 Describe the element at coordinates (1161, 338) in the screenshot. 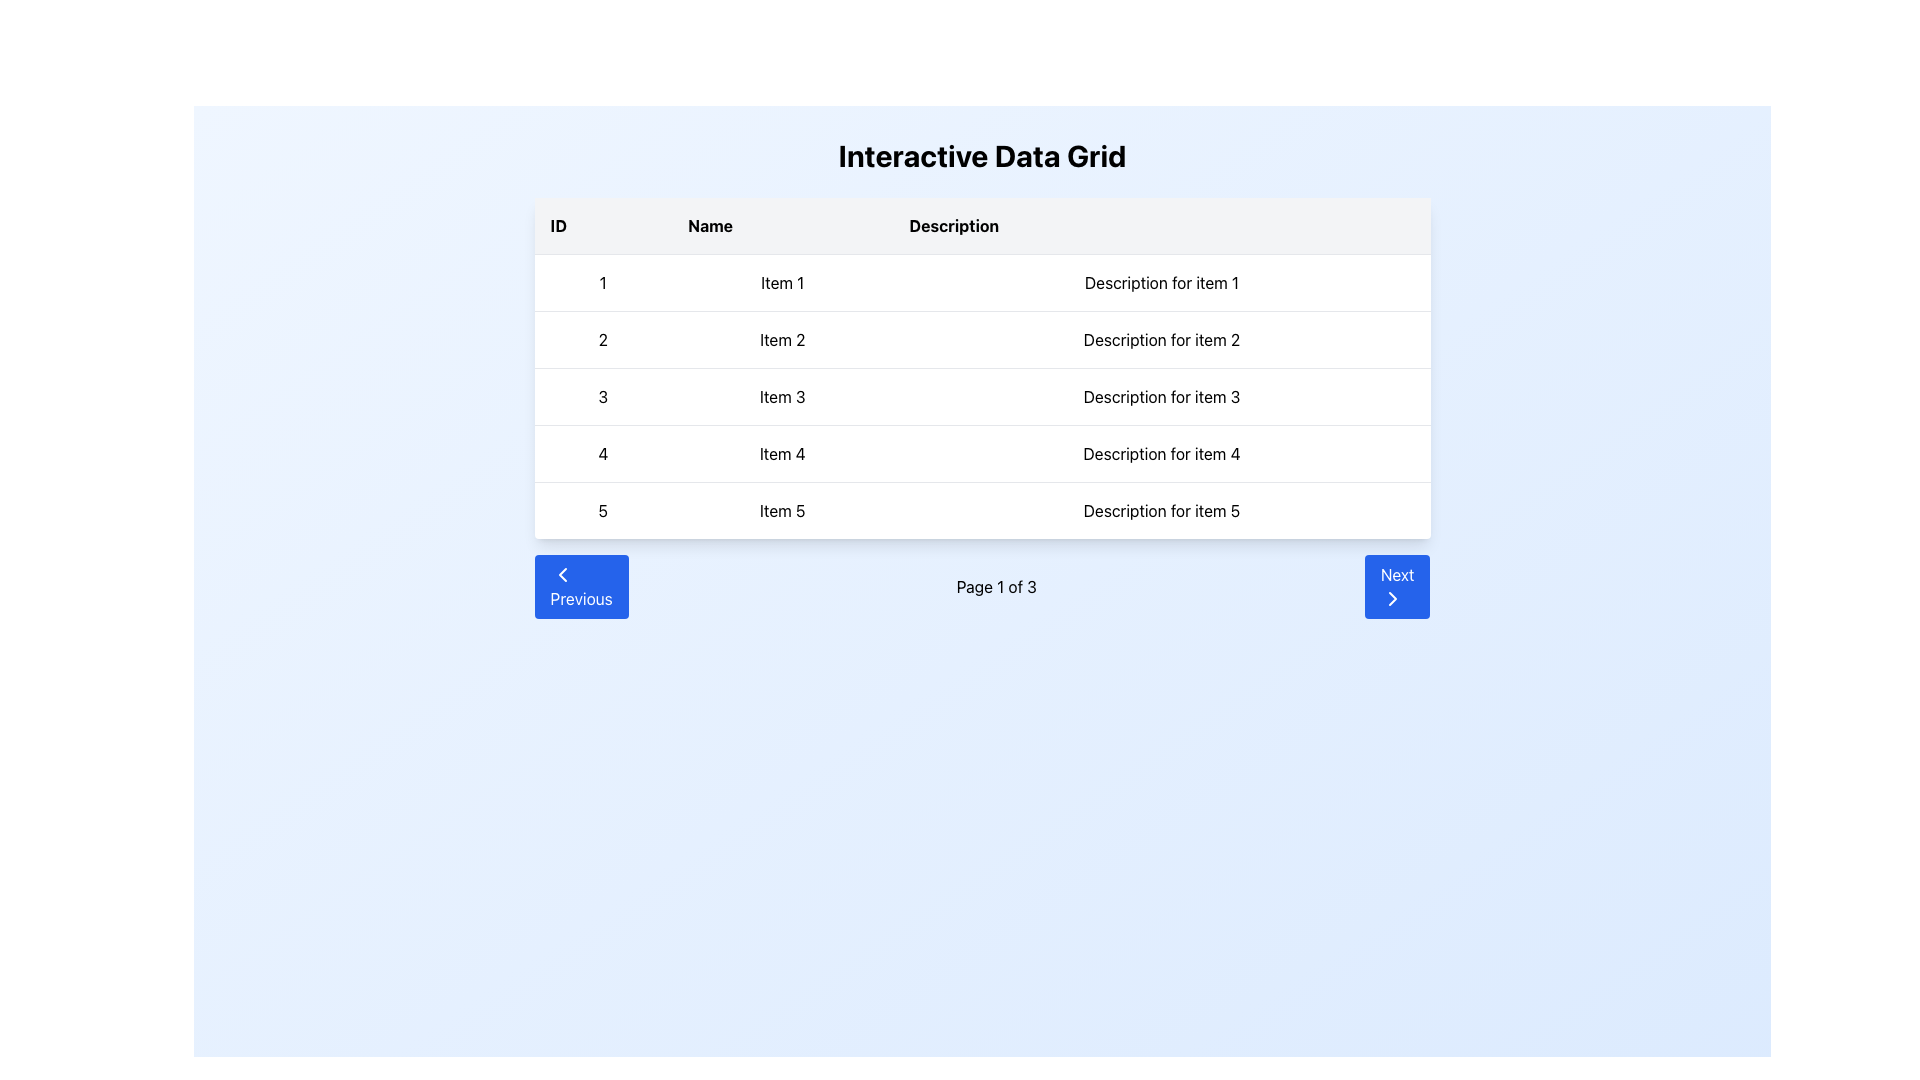

I see `the text block that provides a description for 'Item 2', located in the second row, third column of the tabular layout` at that location.